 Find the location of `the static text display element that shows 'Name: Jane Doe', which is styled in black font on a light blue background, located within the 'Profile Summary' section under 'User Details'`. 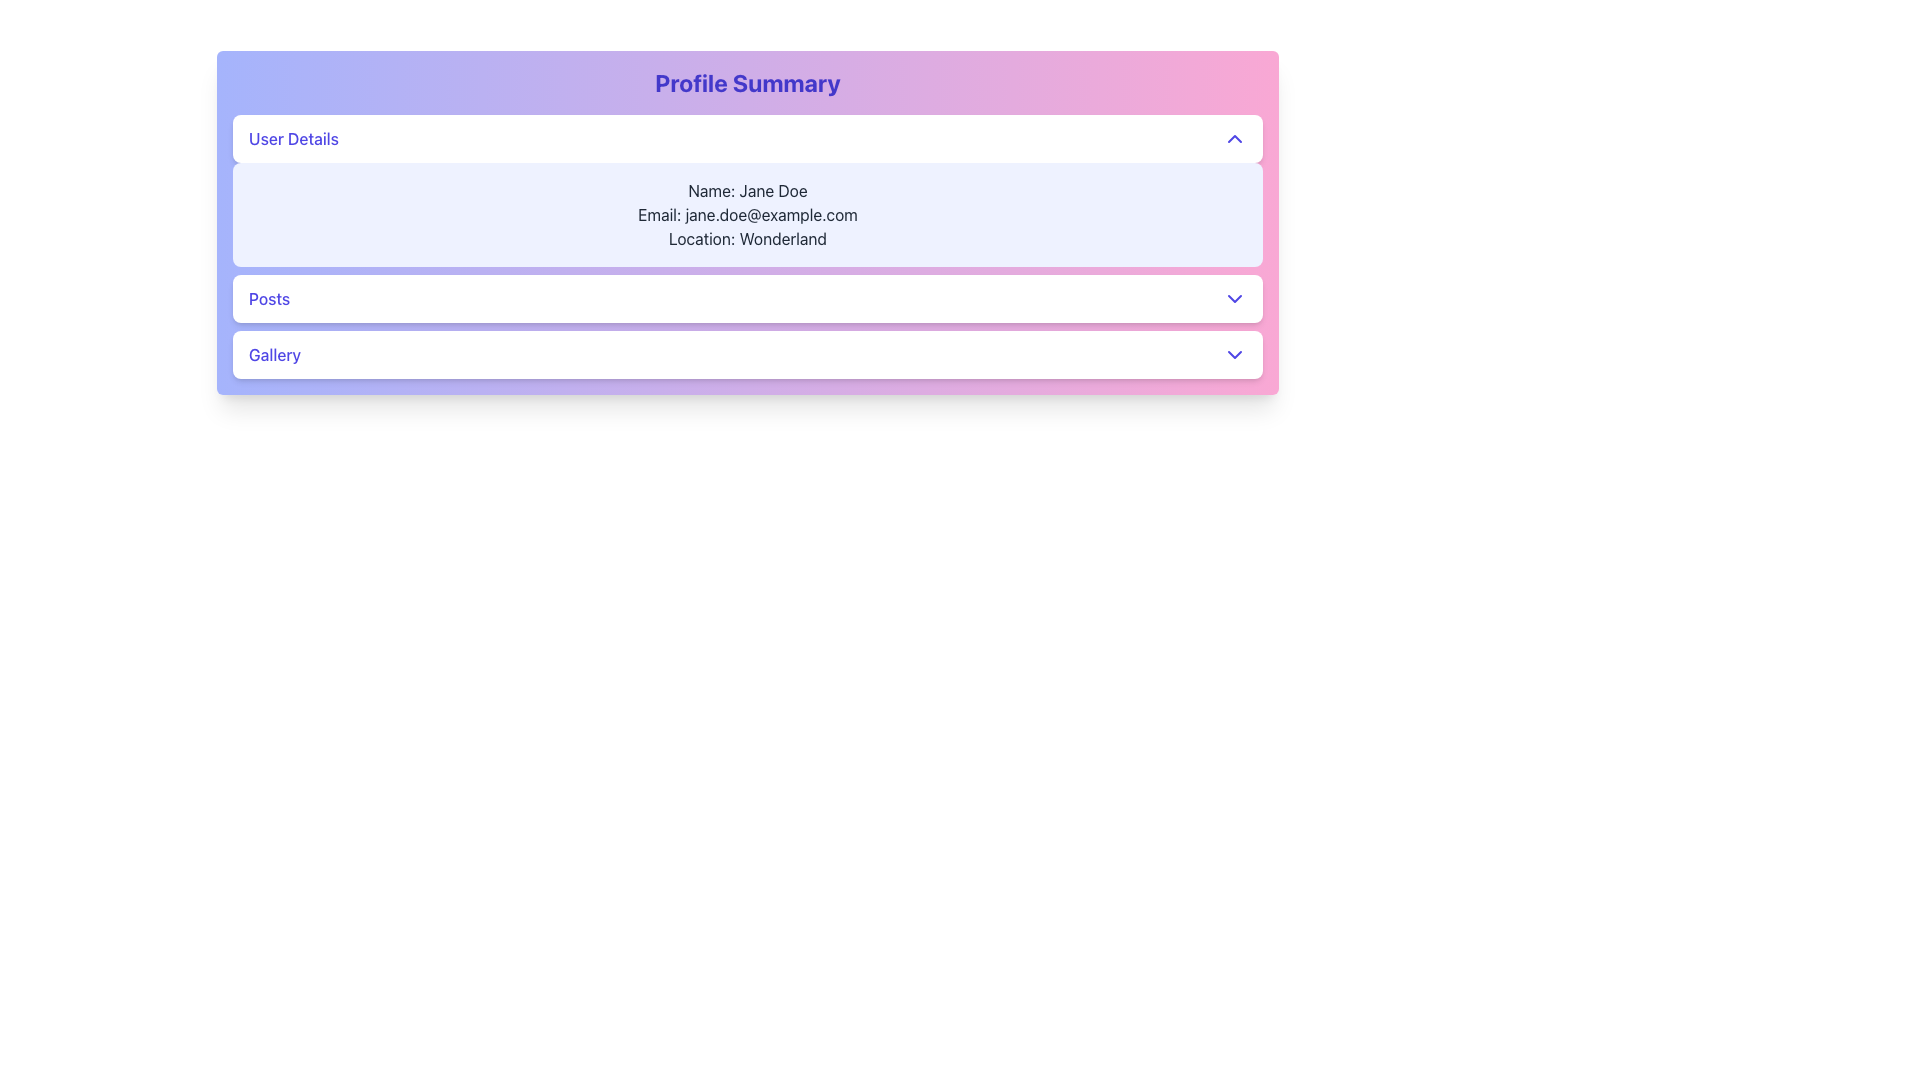

the static text display element that shows 'Name: Jane Doe', which is styled in black font on a light blue background, located within the 'Profile Summary' section under 'User Details' is located at coordinates (747, 191).